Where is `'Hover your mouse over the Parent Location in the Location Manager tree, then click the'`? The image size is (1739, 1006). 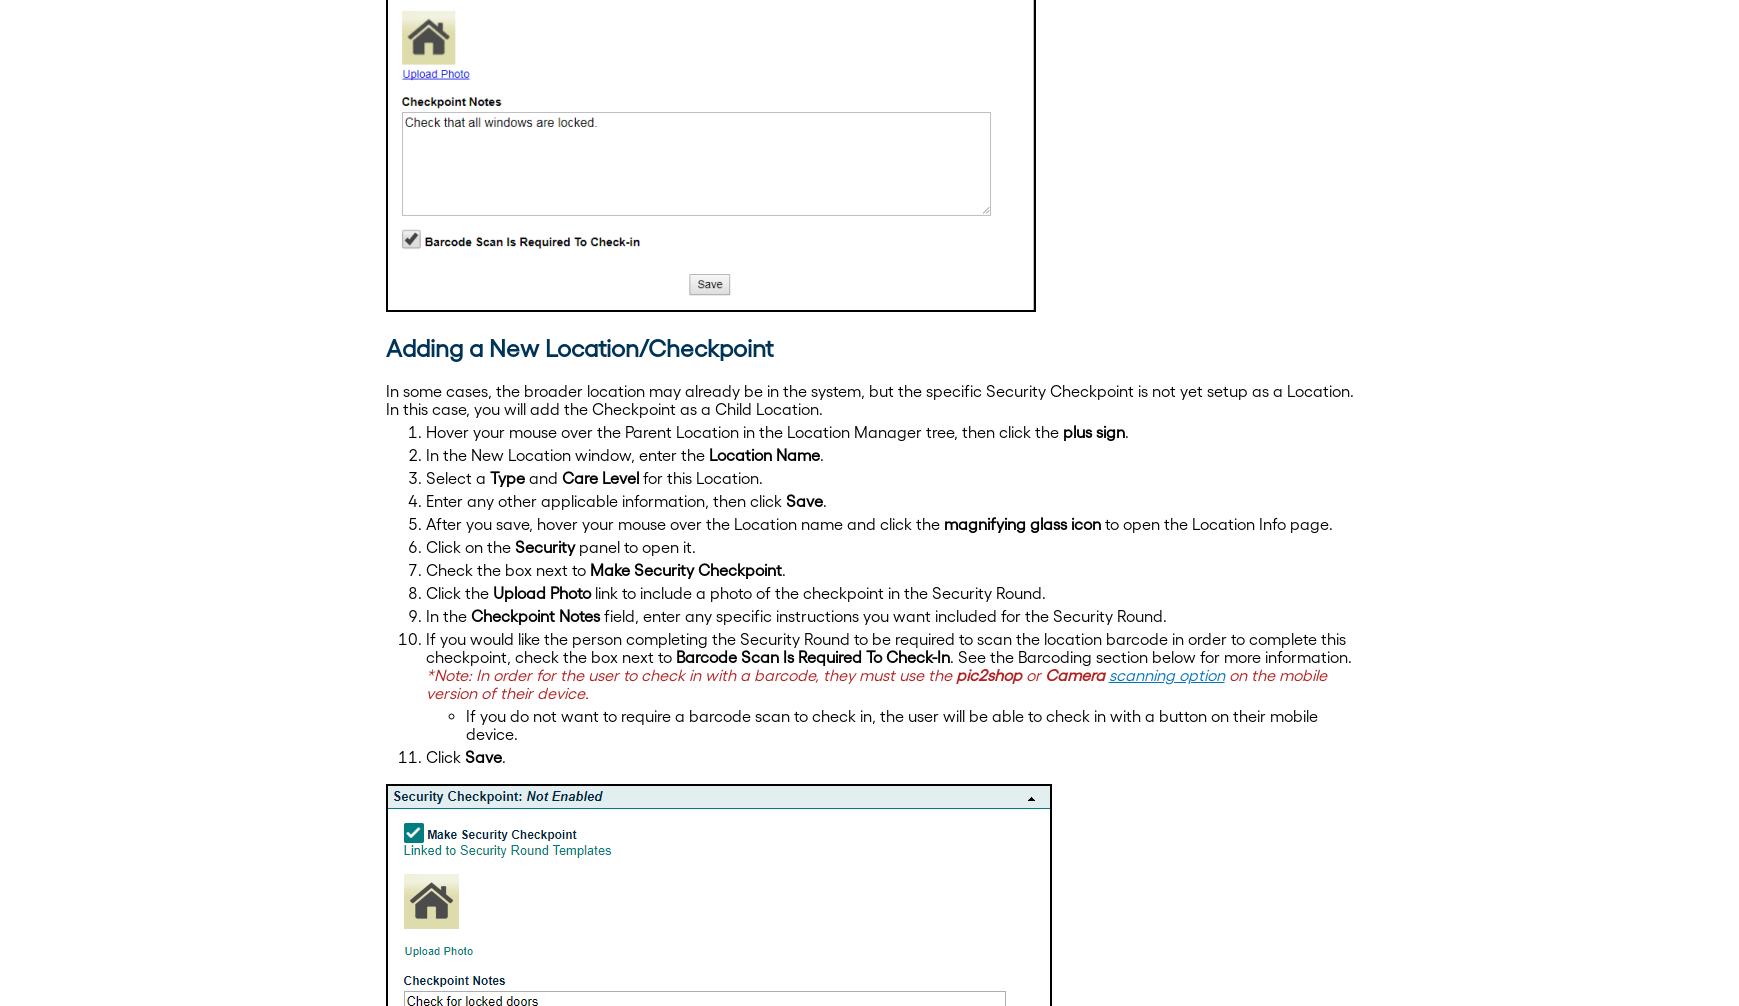 'Hover your mouse over the Parent Location in the Location Manager tree, then click the' is located at coordinates (742, 430).